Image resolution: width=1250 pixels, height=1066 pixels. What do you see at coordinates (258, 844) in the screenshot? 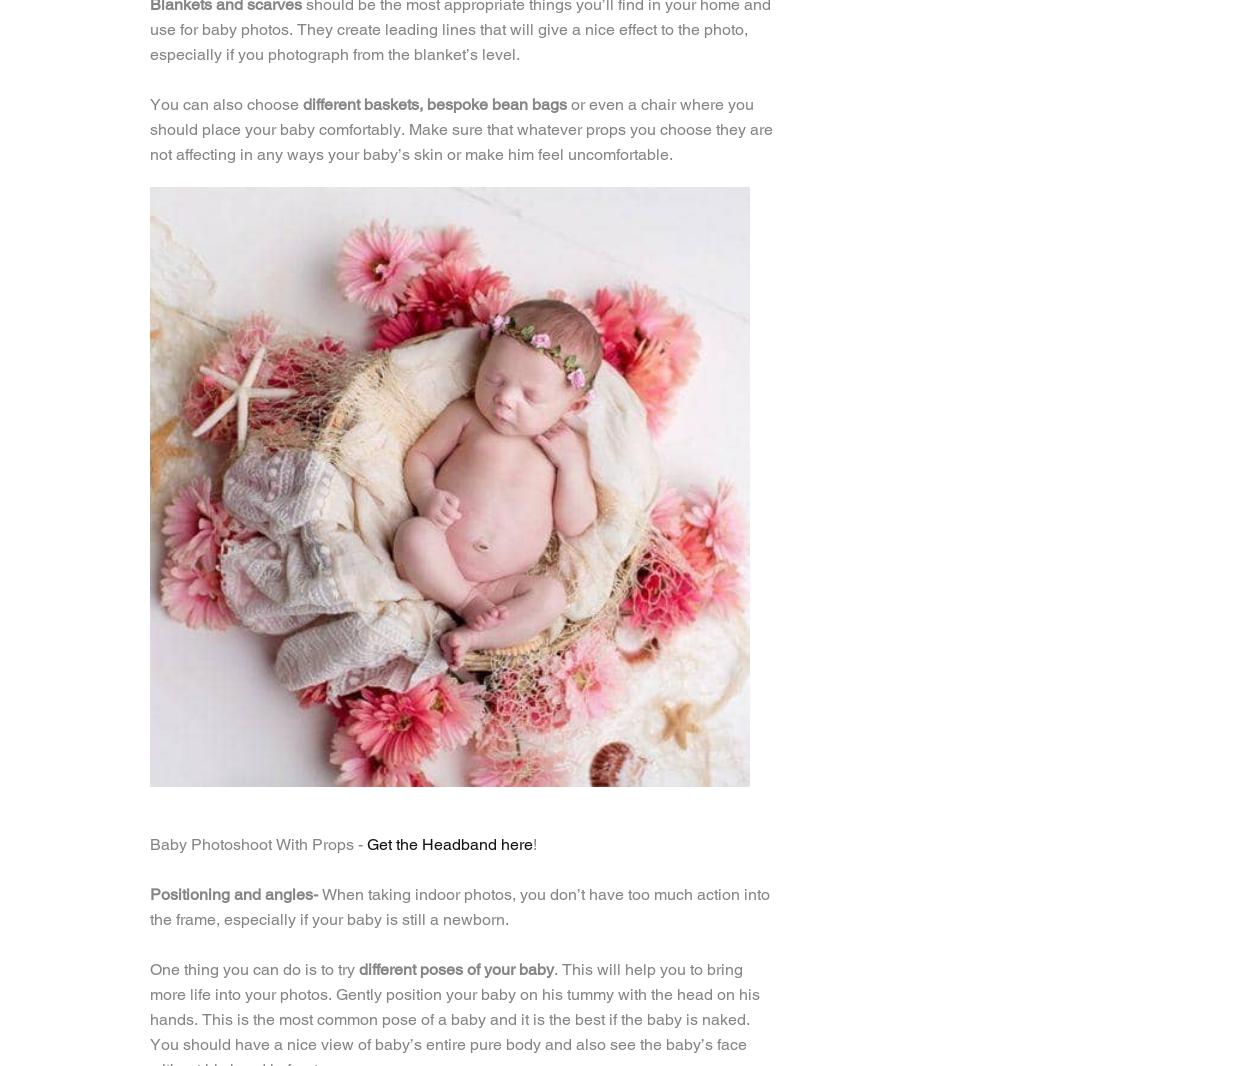
I see `'Baby Photoshoot With Props -'` at bounding box center [258, 844].